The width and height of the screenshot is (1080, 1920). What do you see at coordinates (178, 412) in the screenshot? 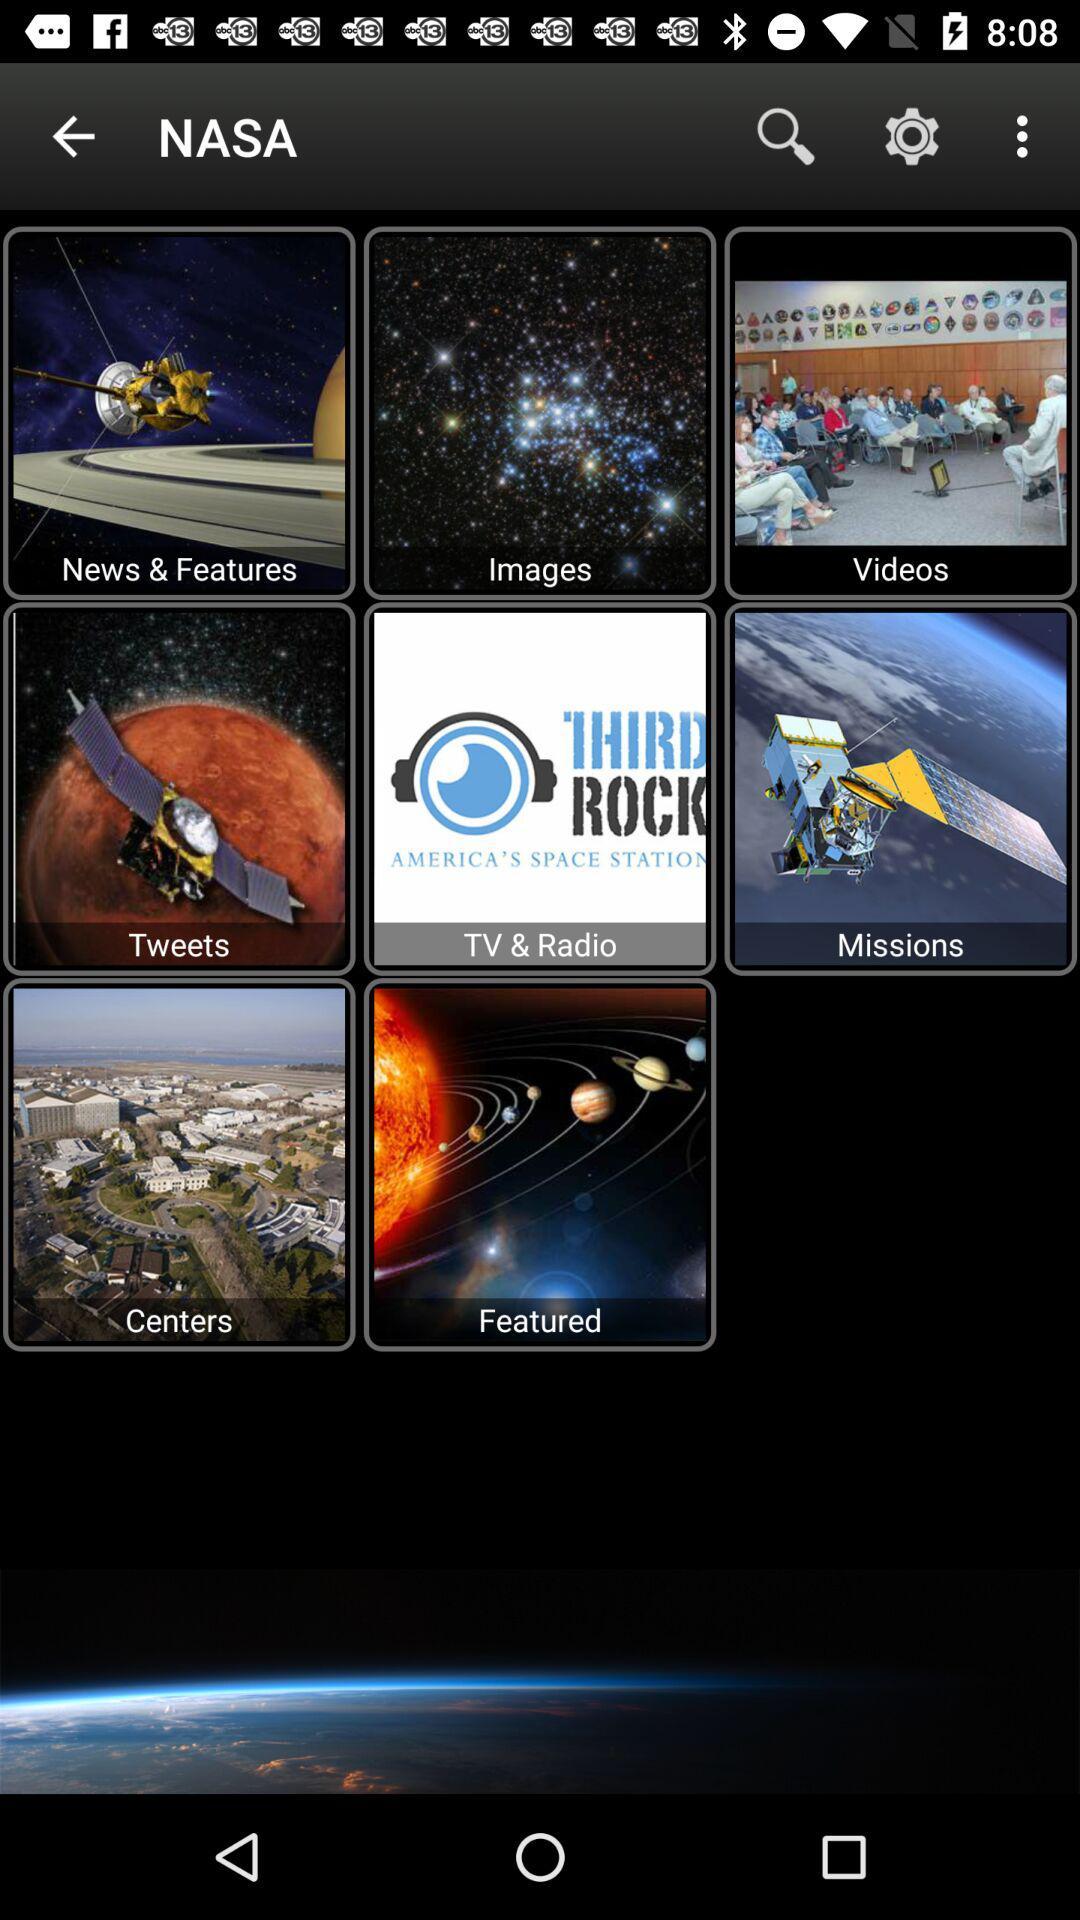
I see `the image newsfeatures in the first row which is below the text nasa` at bounding box center [178, 412].